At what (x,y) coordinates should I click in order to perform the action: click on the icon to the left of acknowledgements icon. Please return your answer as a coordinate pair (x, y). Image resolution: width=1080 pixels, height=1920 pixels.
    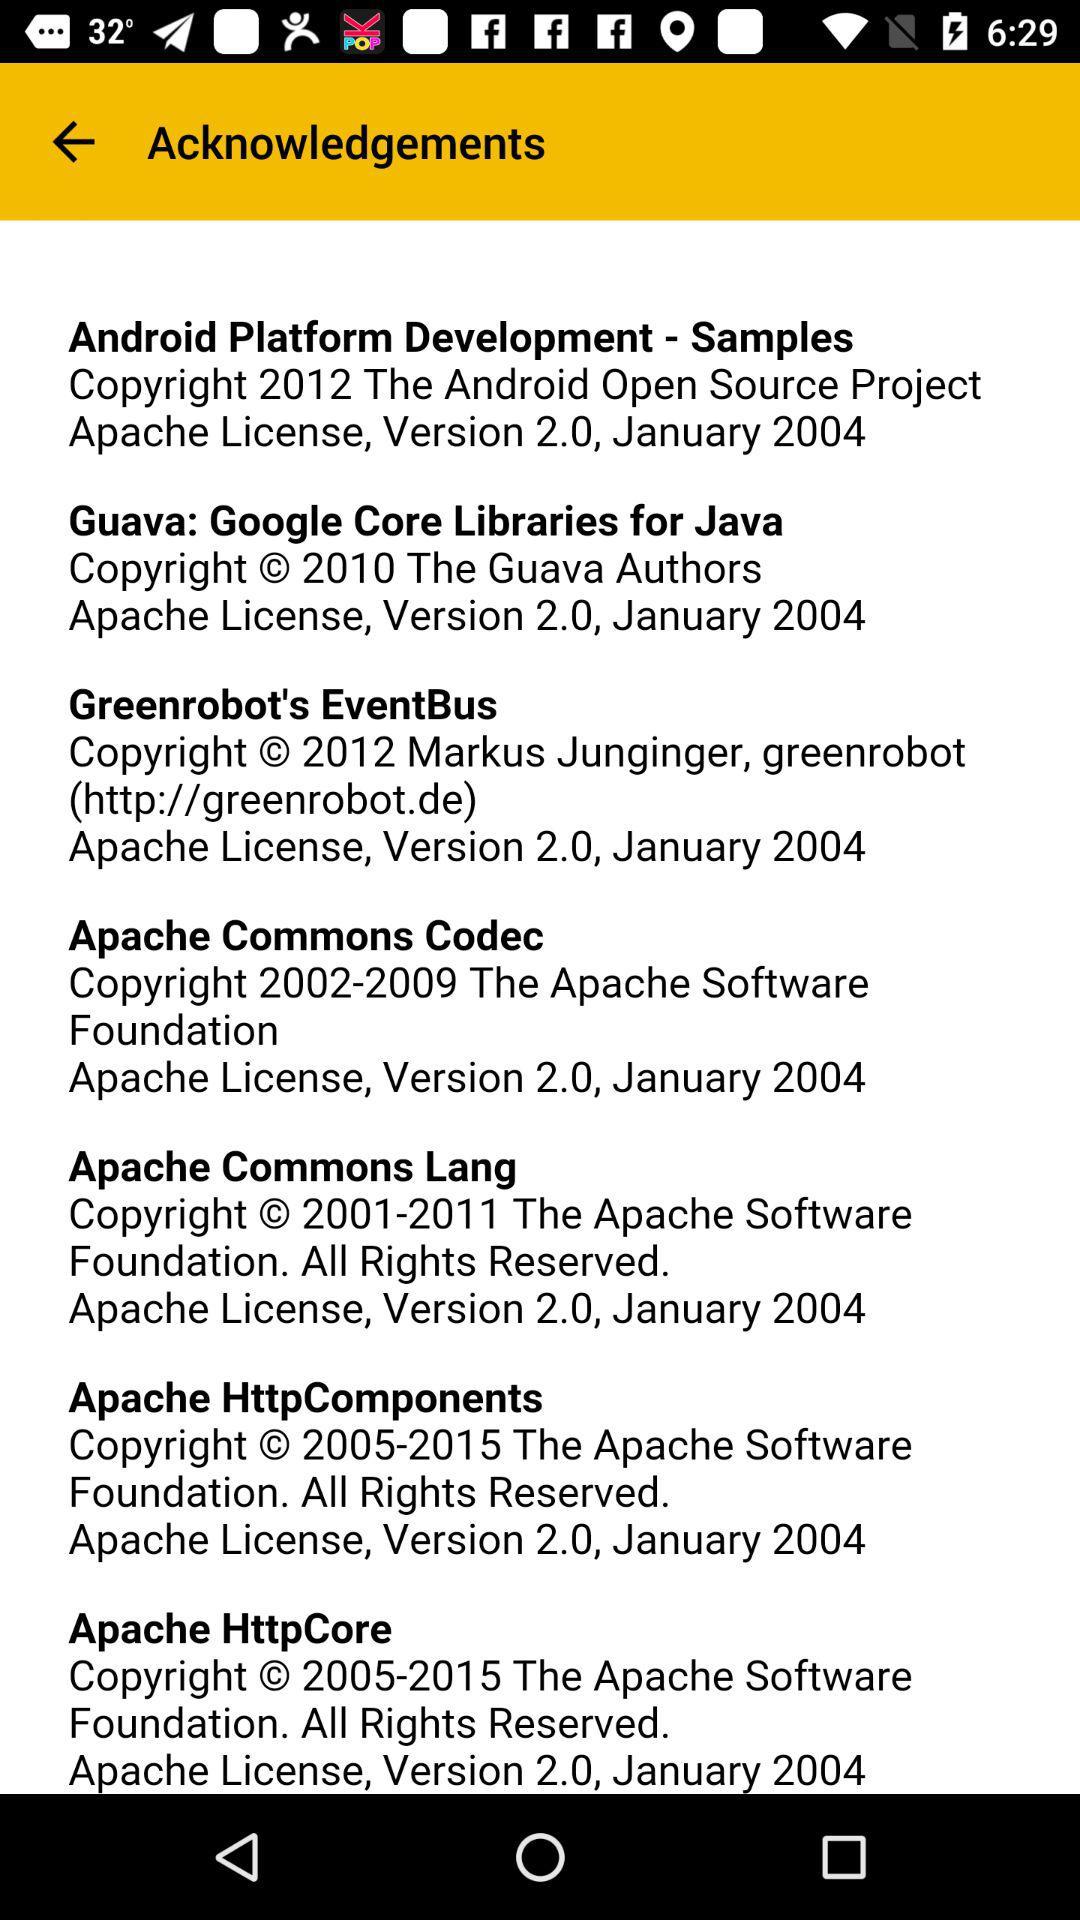
    Looking at the image, I should click on (72, 140).